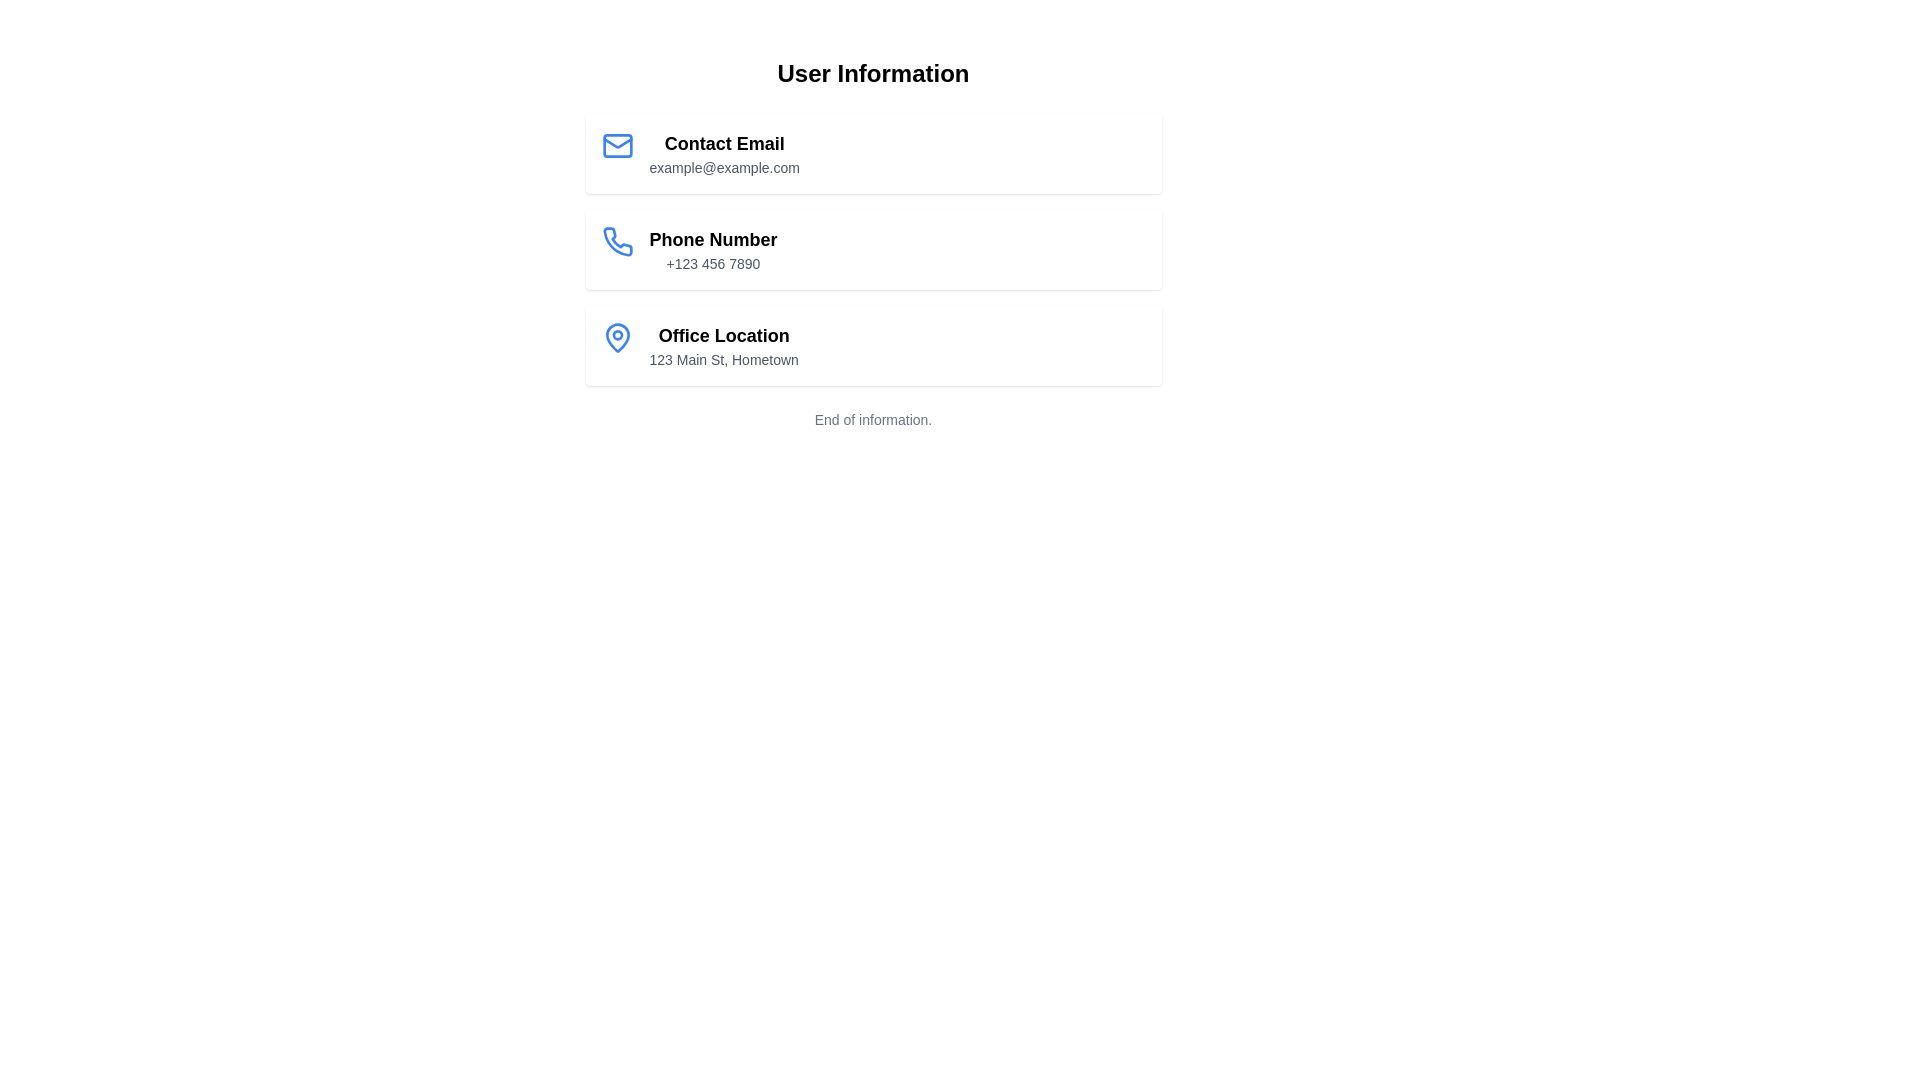 This screenshot has width=1920, height=1080. Describe the element at coordinates (723, 167) in the screenshot. I see `the text label displaying the email address 'example@example.com', which is located below the 'Contact Email' heading in the first card of the User Information section` at that location.